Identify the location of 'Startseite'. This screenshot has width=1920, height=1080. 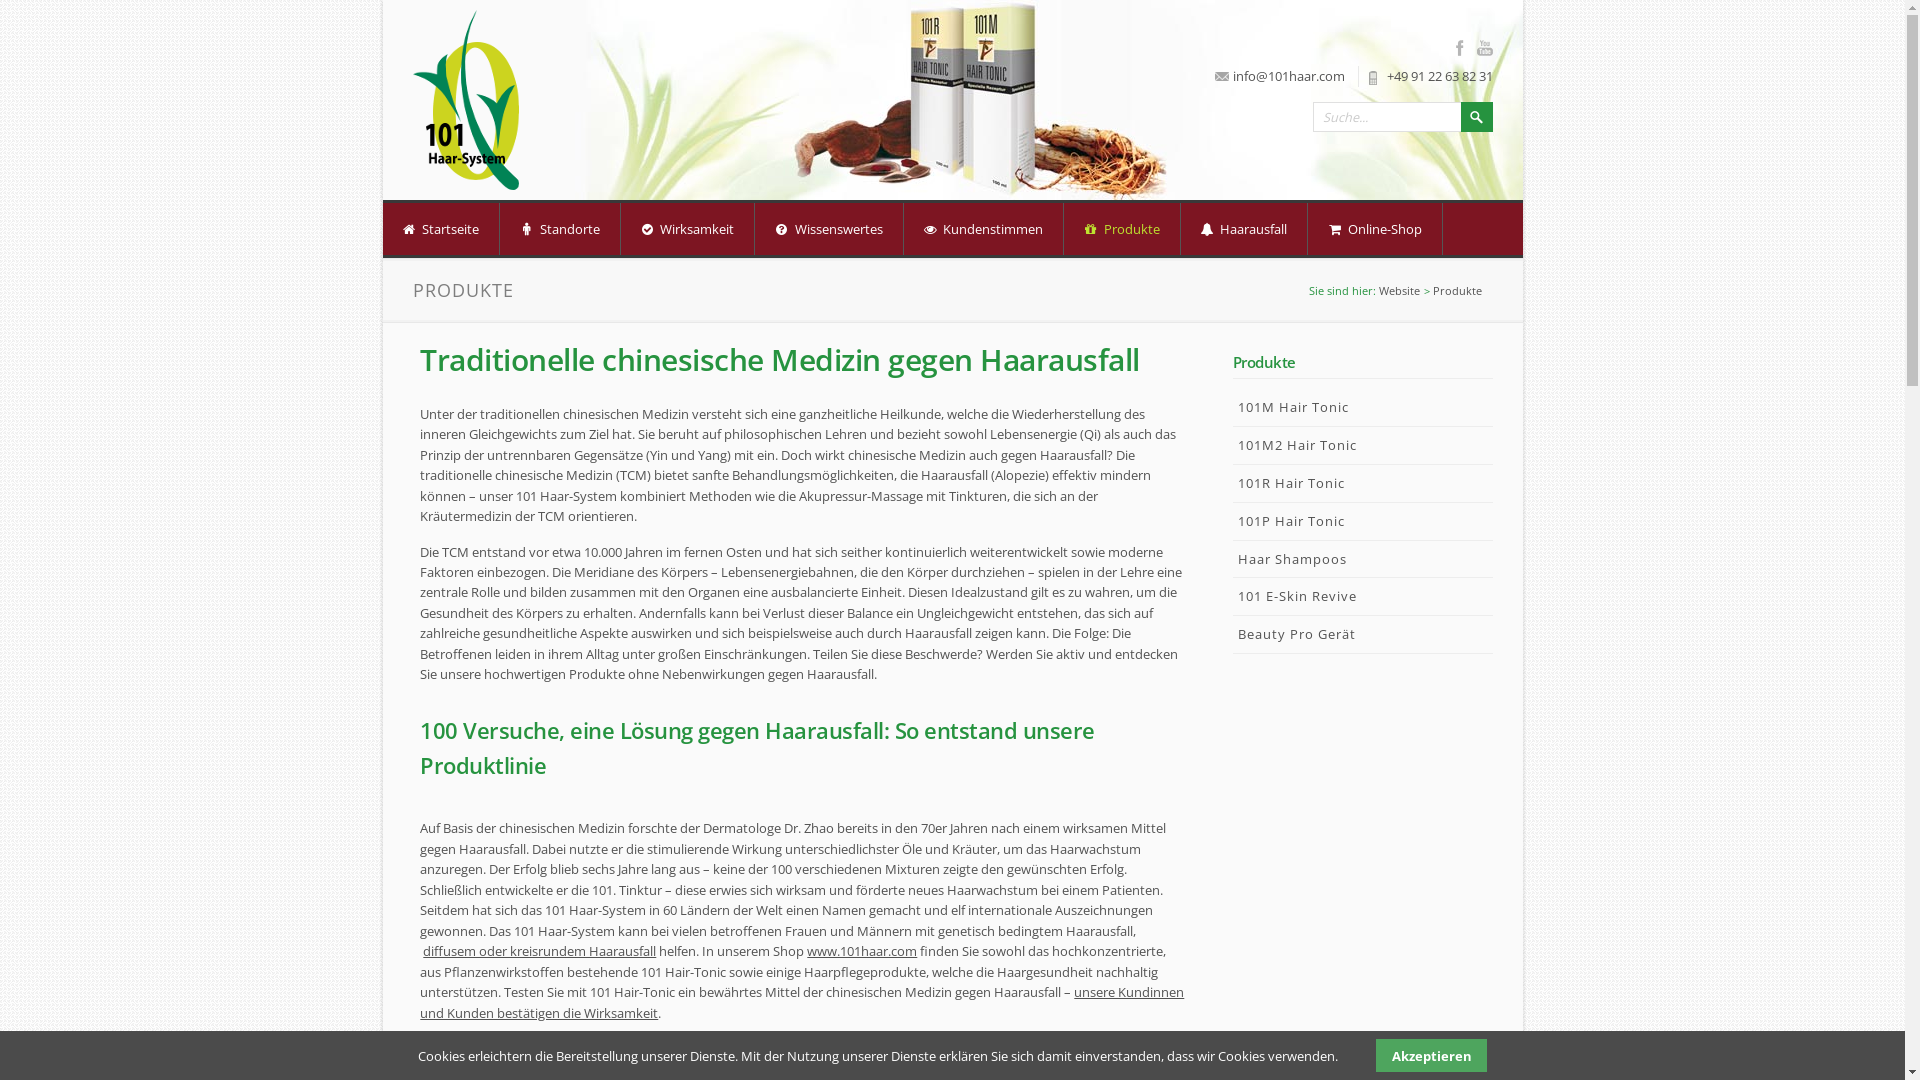
(439, 227).